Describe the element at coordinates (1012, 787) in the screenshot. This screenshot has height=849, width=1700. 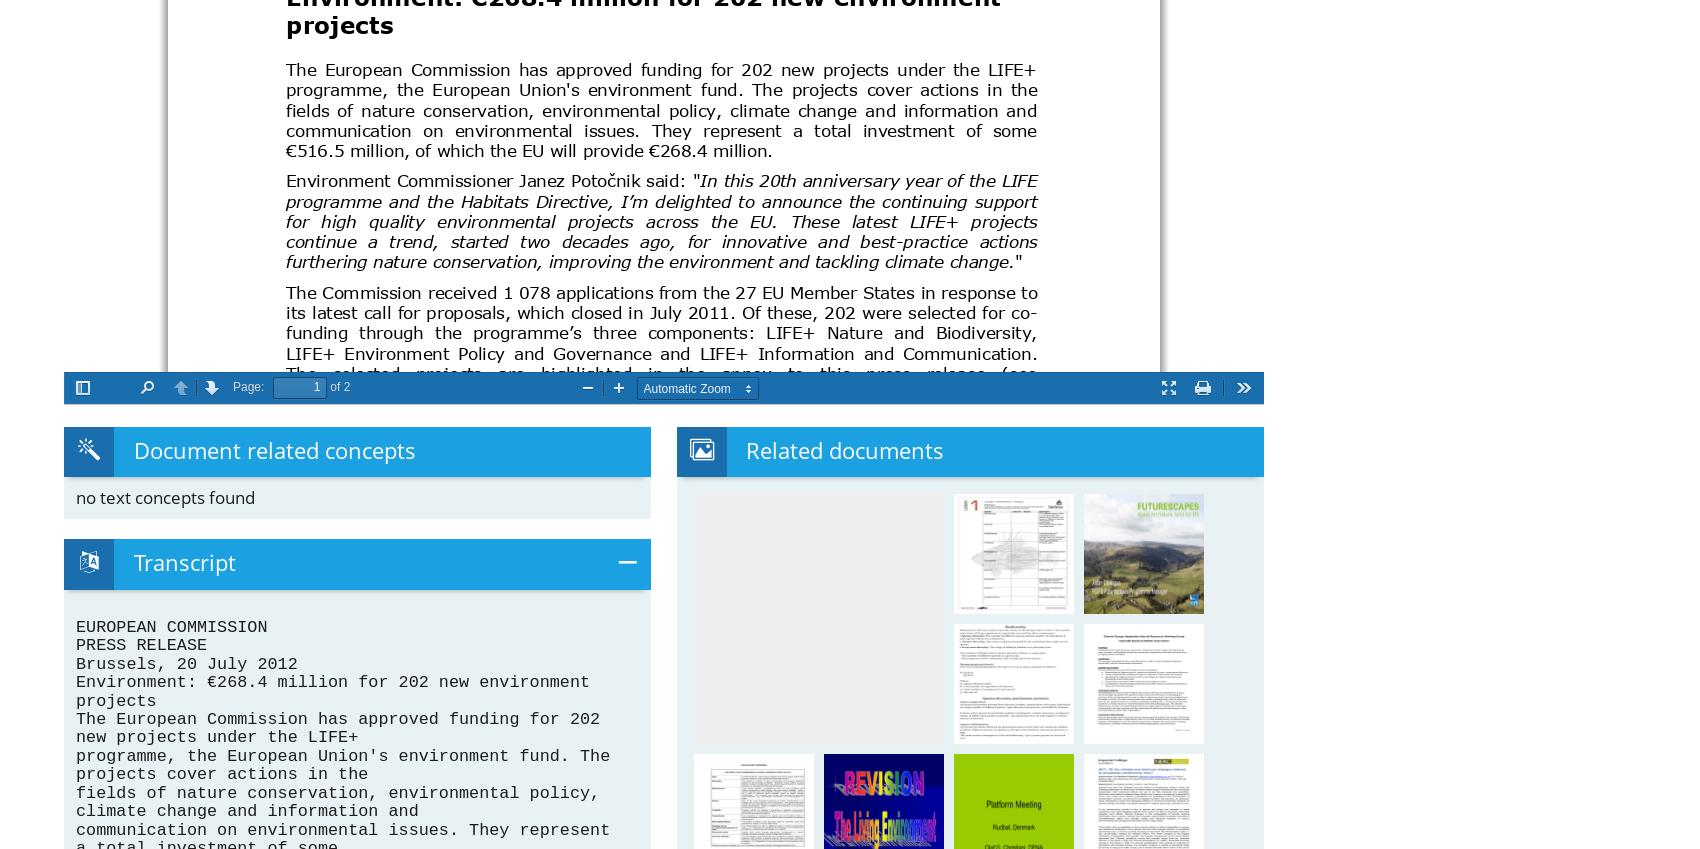
I see `'Platform Meeting'` at that location.